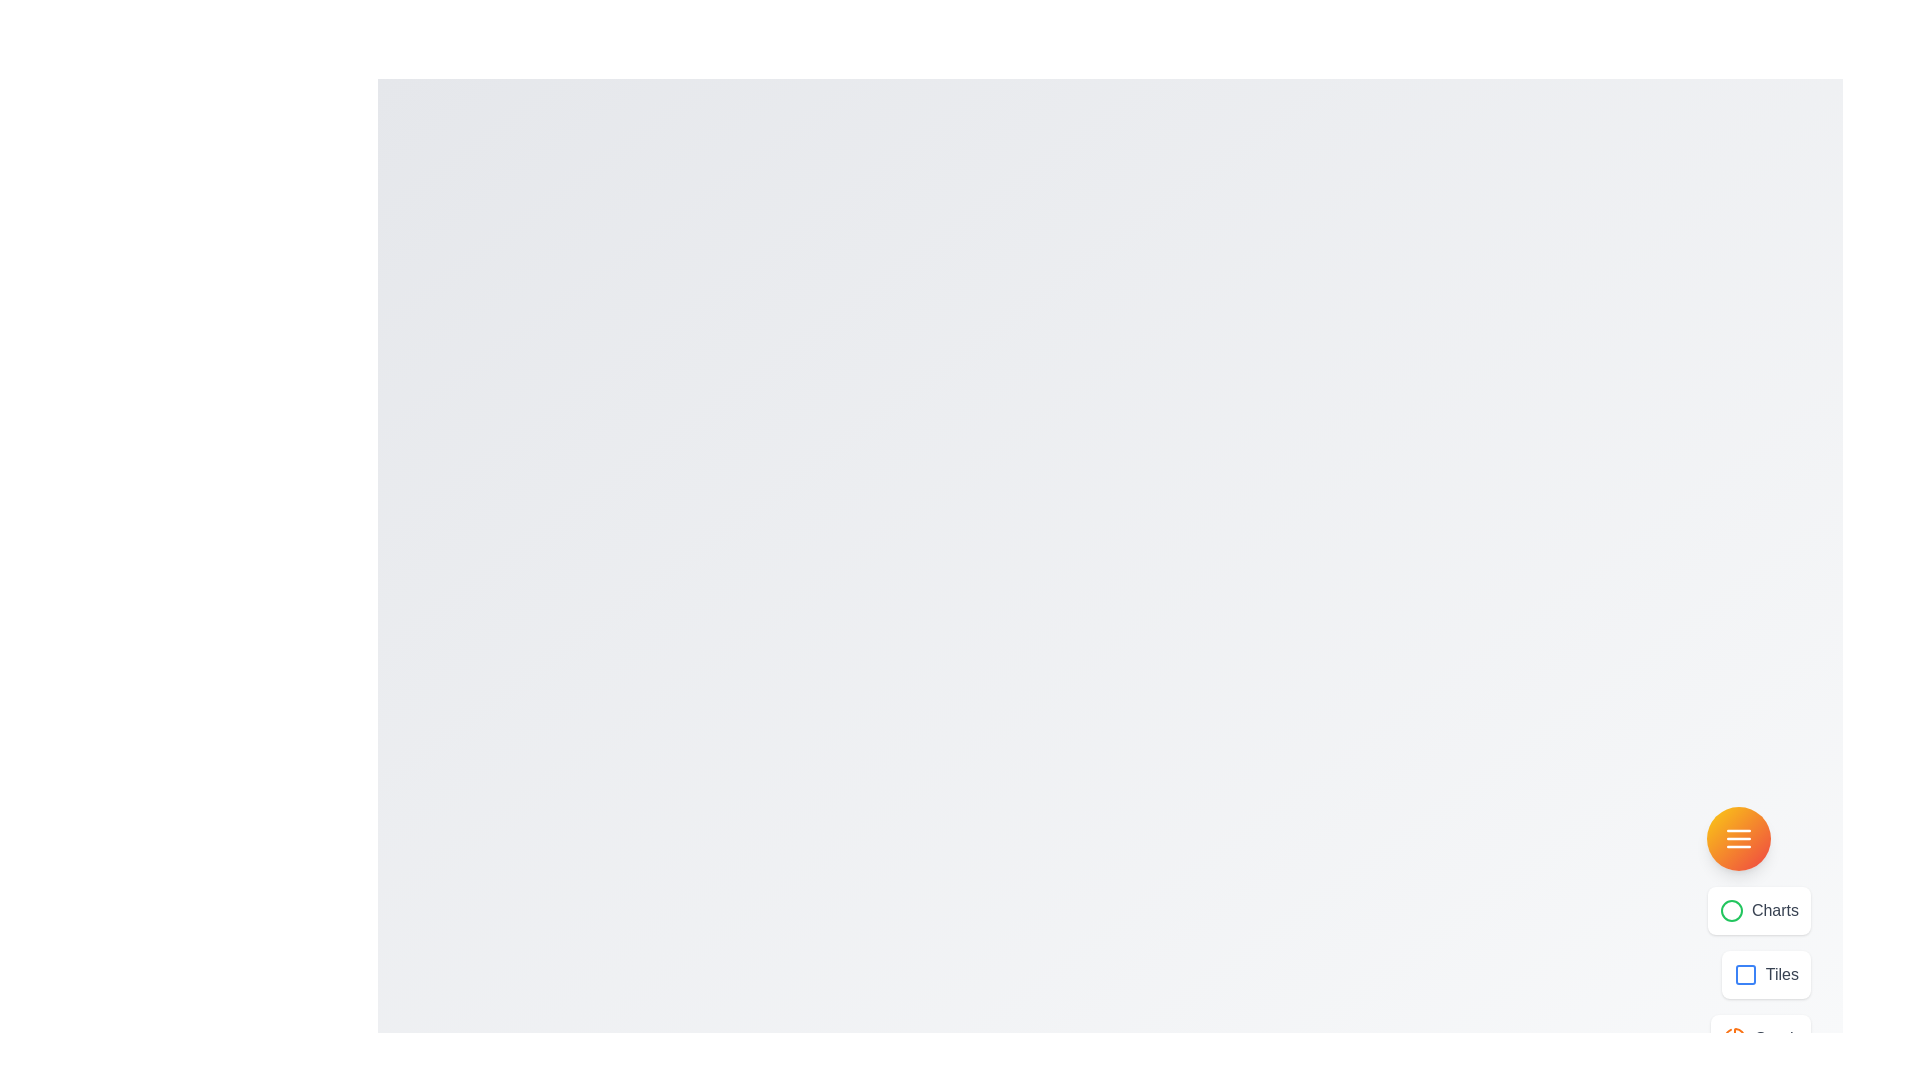 Image resolution: width=1920 pixels, height=1080 pixels. I want to click on the menu option labeled Charts, so click(1758, 910).